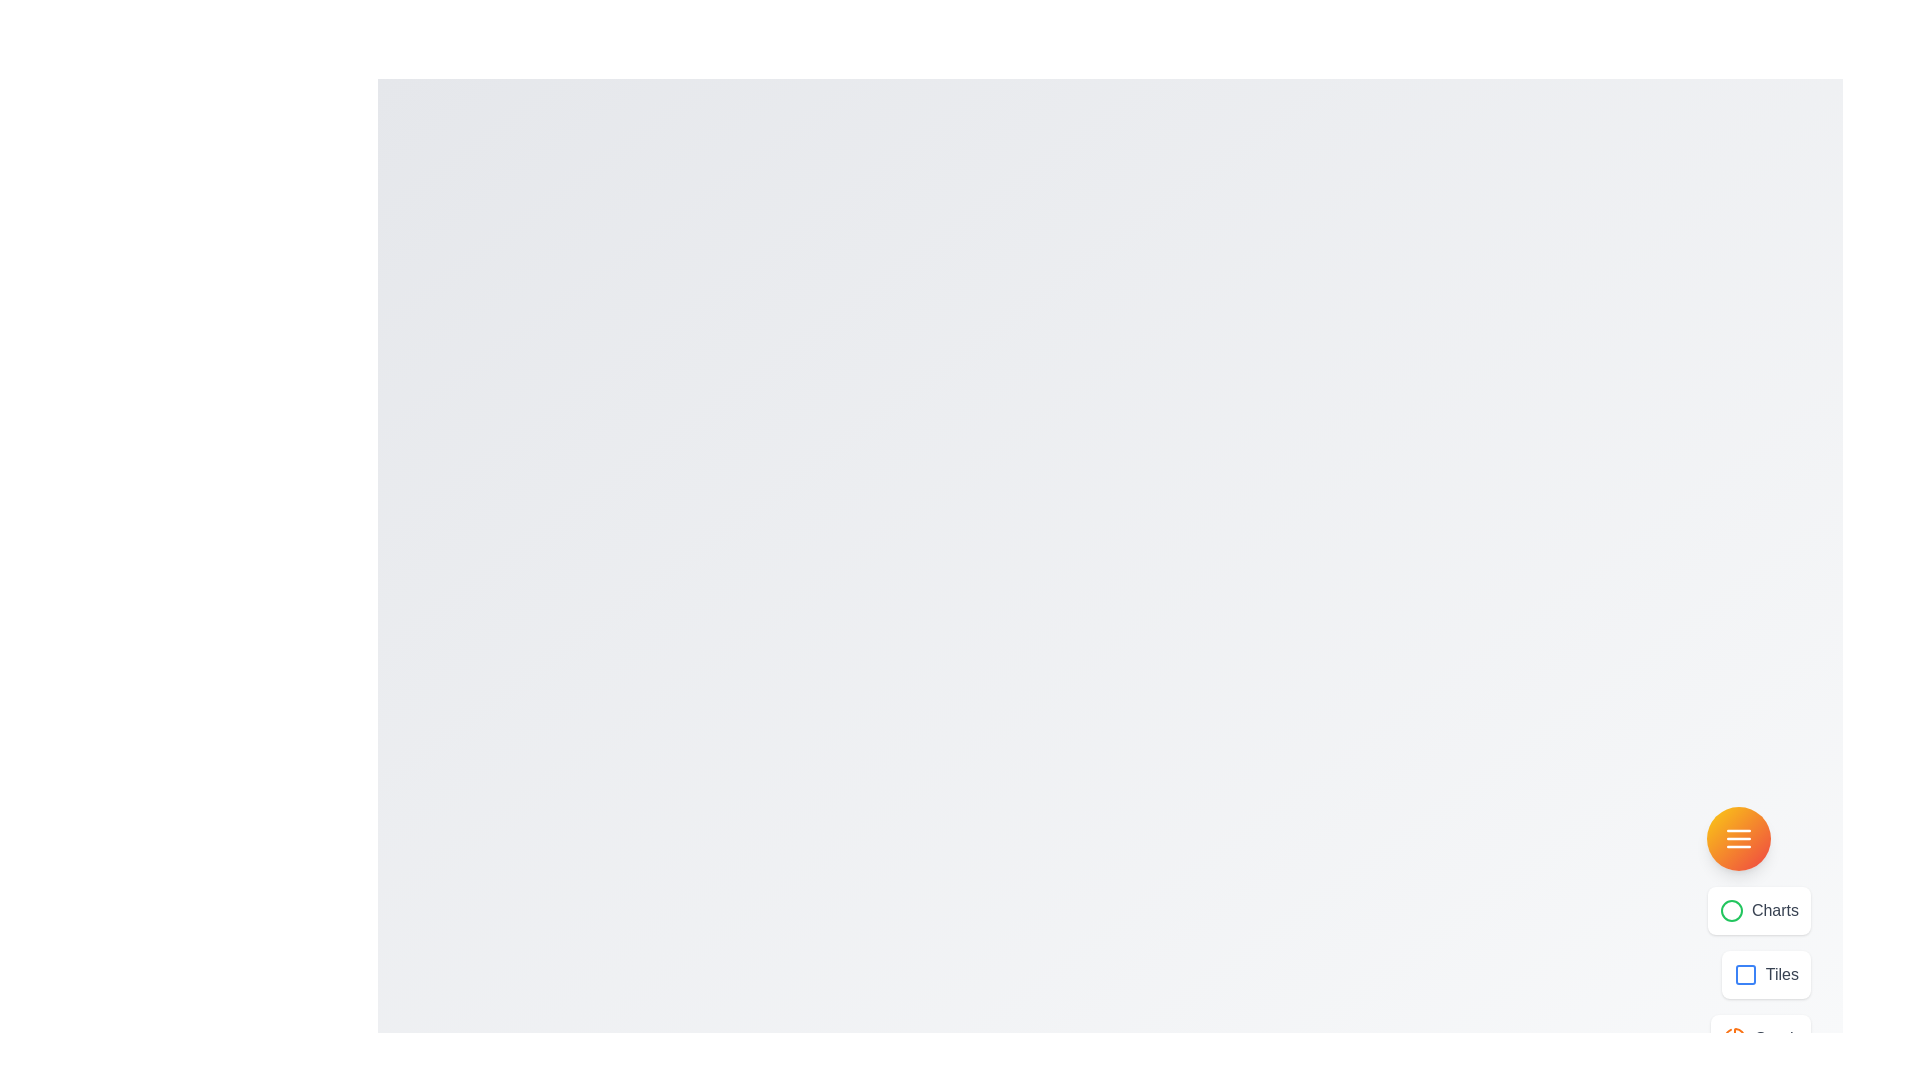 Image resolution: width=1920 pixels, height=1080 pixels. I want to click on the menu option labeled Charts, so click(1758, 910).